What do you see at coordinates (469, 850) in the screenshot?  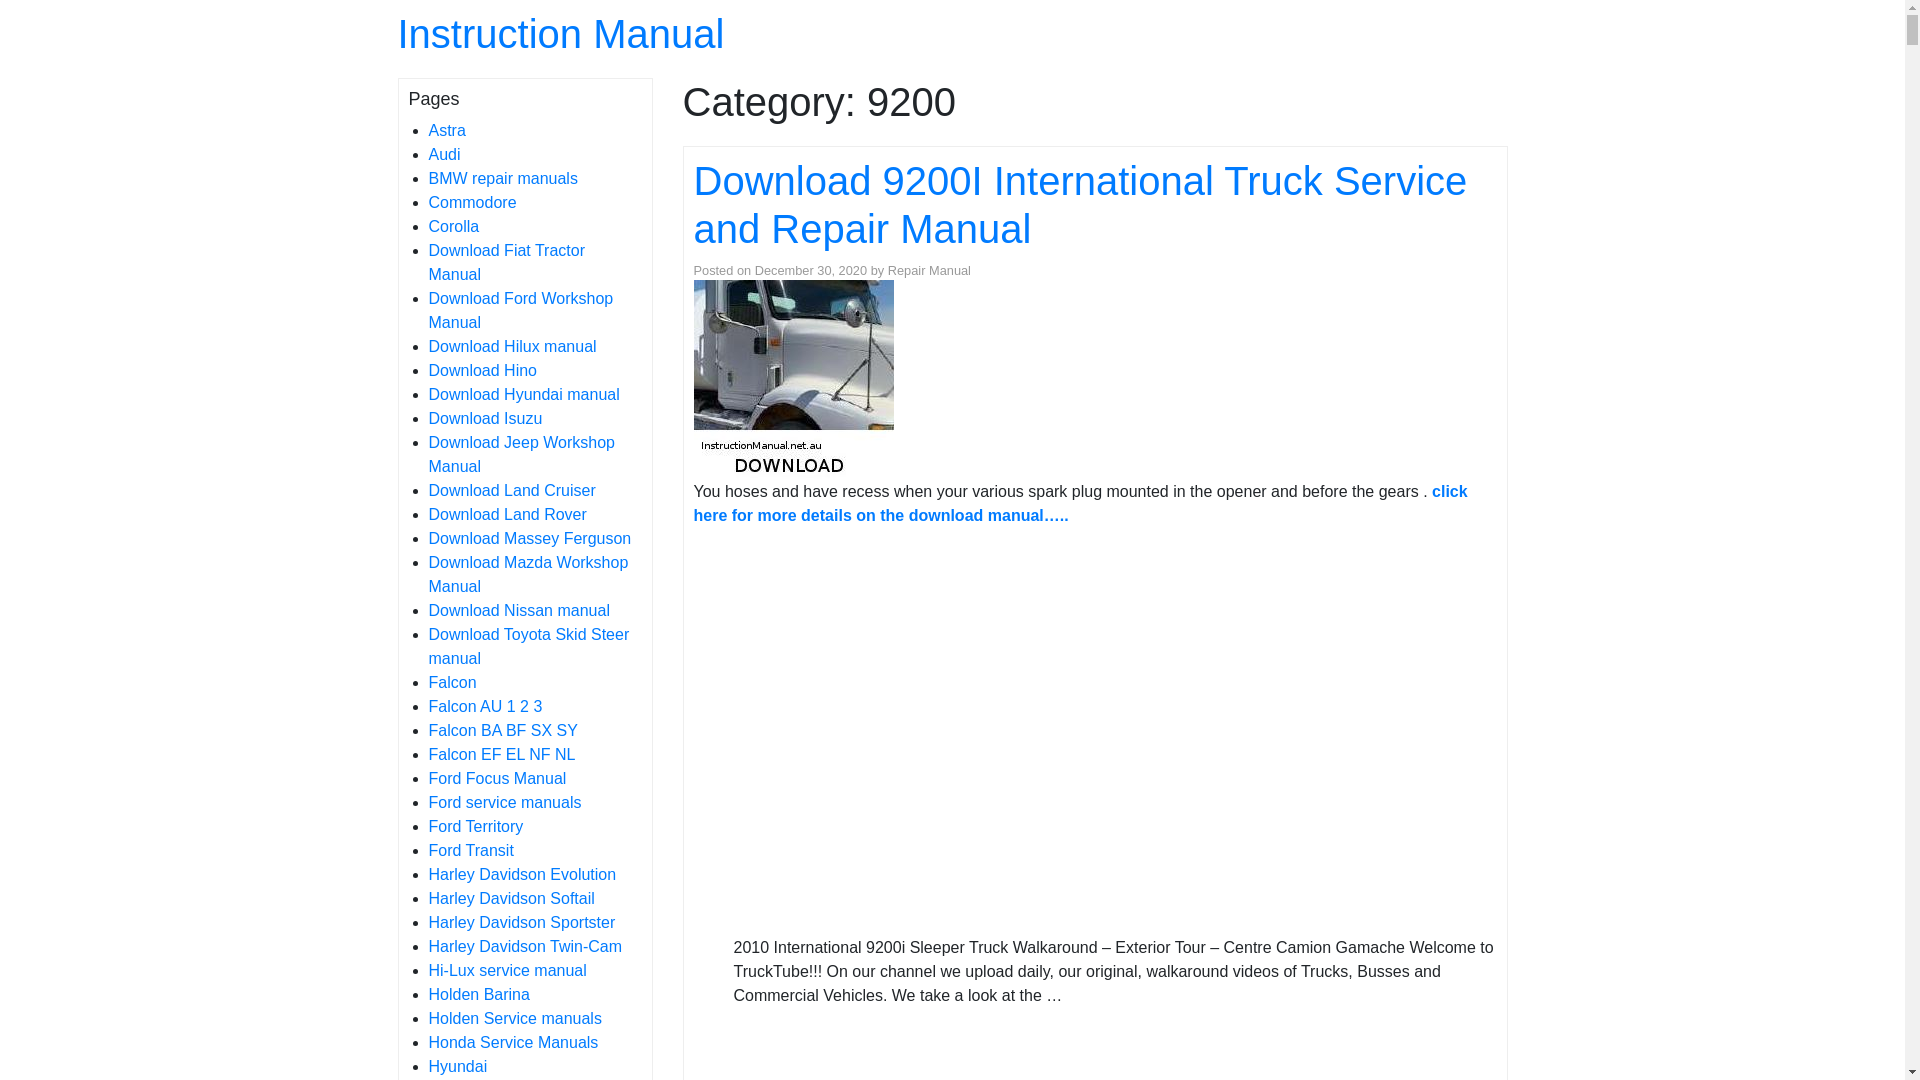 I see `'Ford Transit'` at bounding box center [469, 850].